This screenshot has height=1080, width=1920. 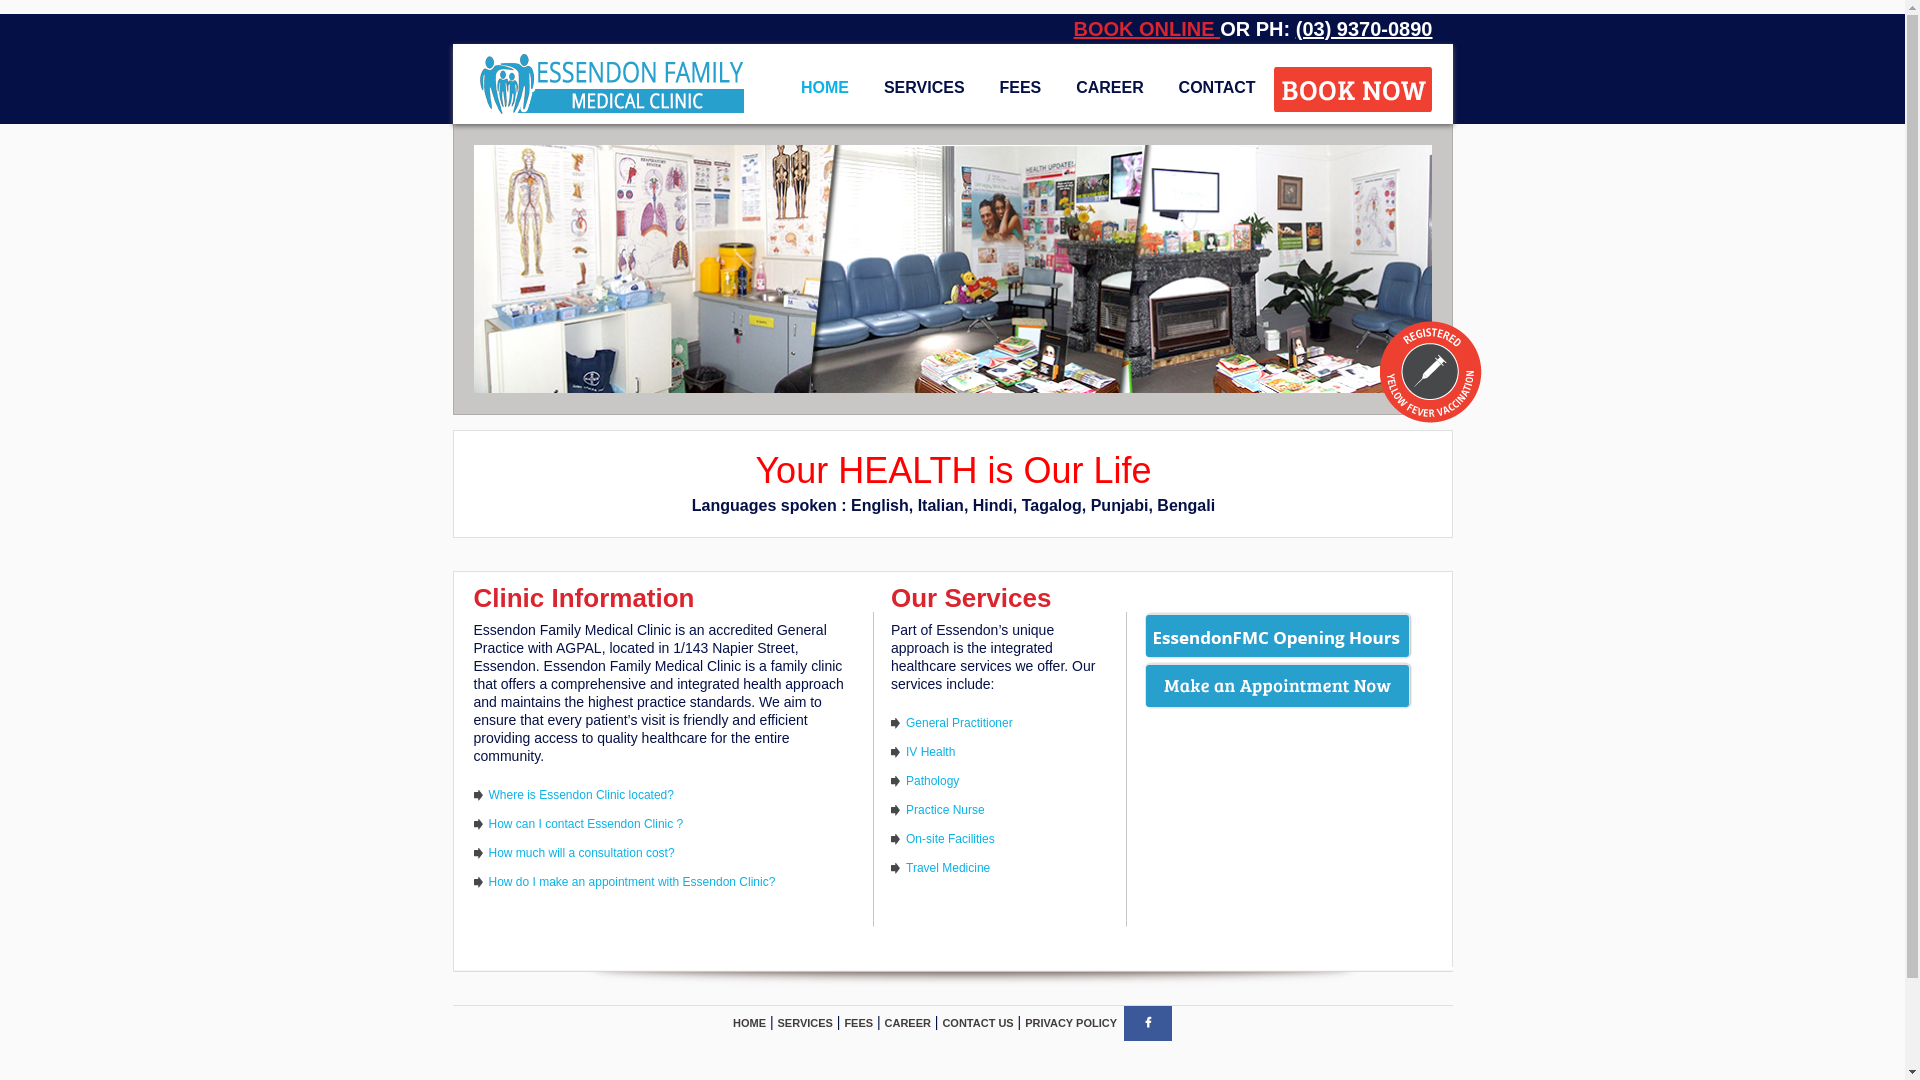 I want to click on 'CONTACT', so click(x=1216, y=86).